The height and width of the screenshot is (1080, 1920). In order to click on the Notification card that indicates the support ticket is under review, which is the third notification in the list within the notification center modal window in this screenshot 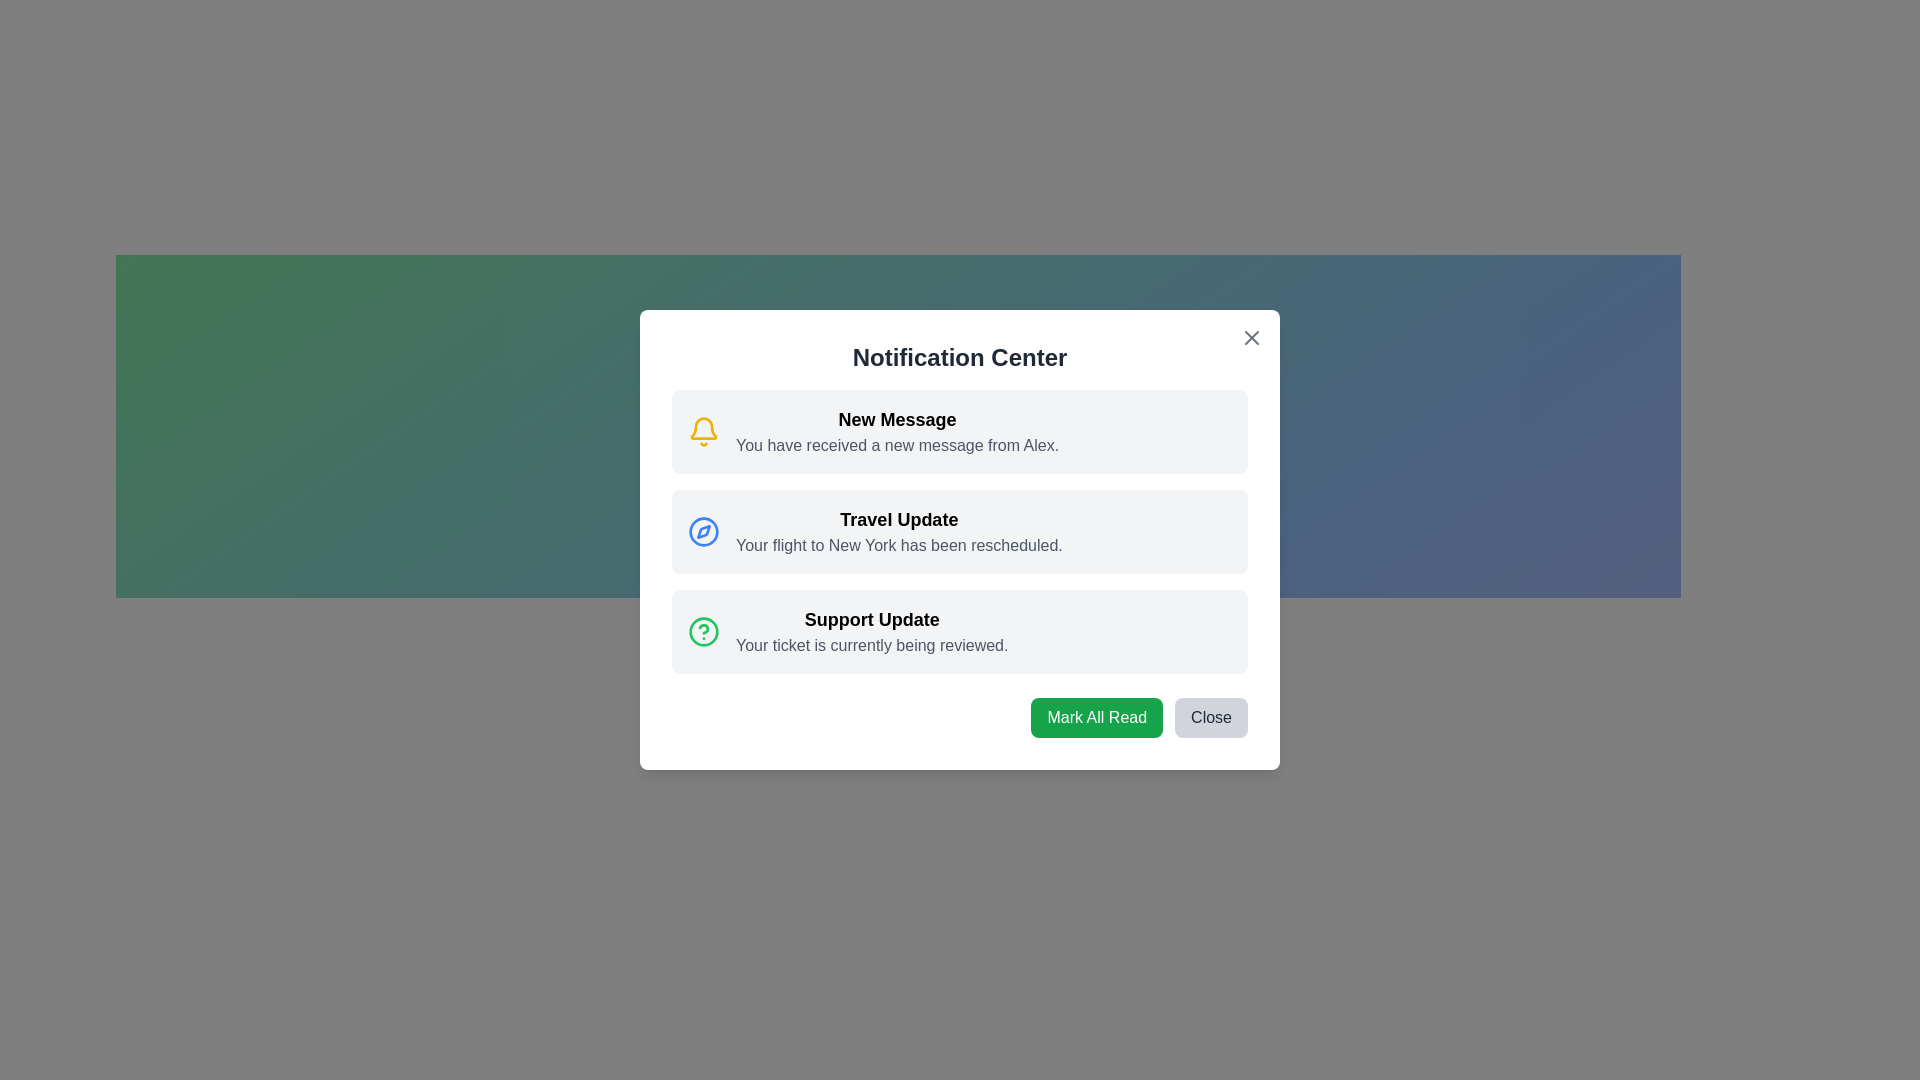, I will do `click(872, 632)`.